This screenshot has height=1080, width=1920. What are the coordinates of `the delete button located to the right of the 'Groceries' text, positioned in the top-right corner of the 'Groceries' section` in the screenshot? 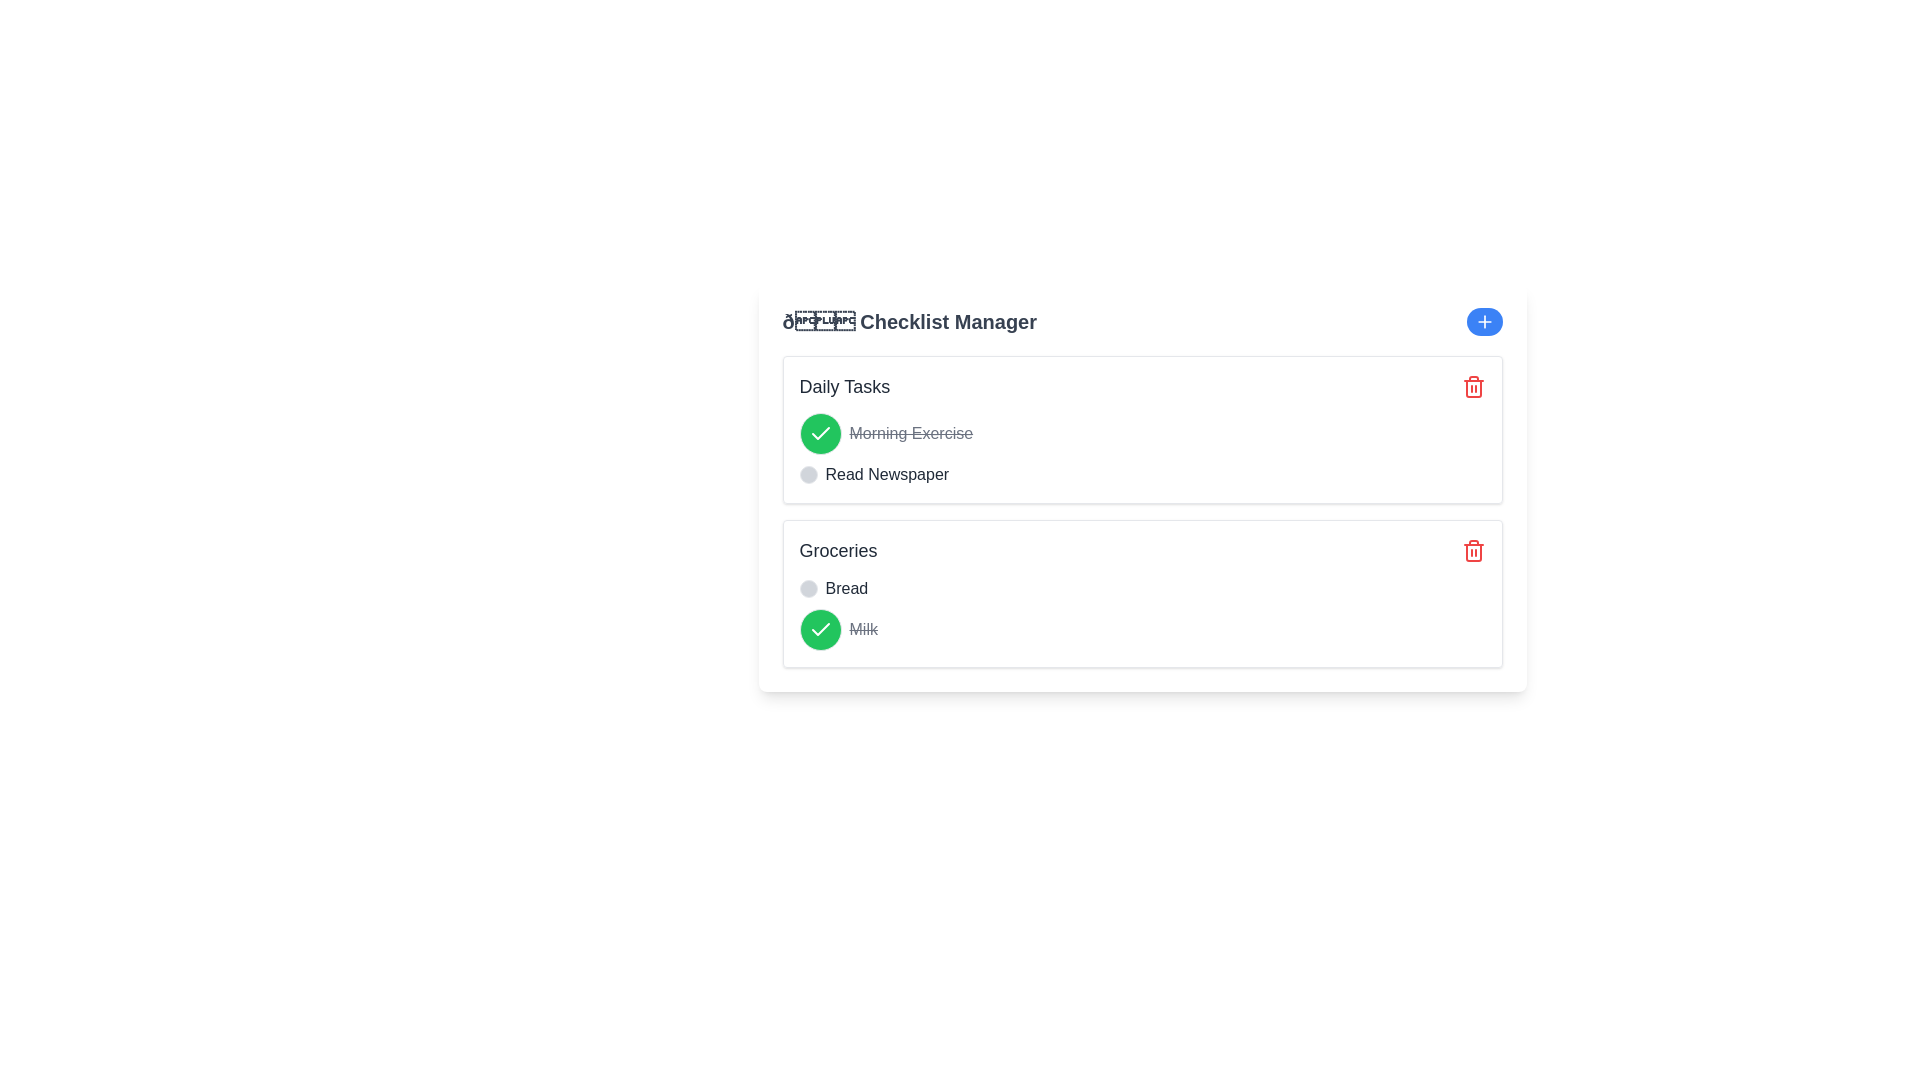 It's located at (1473, 551).